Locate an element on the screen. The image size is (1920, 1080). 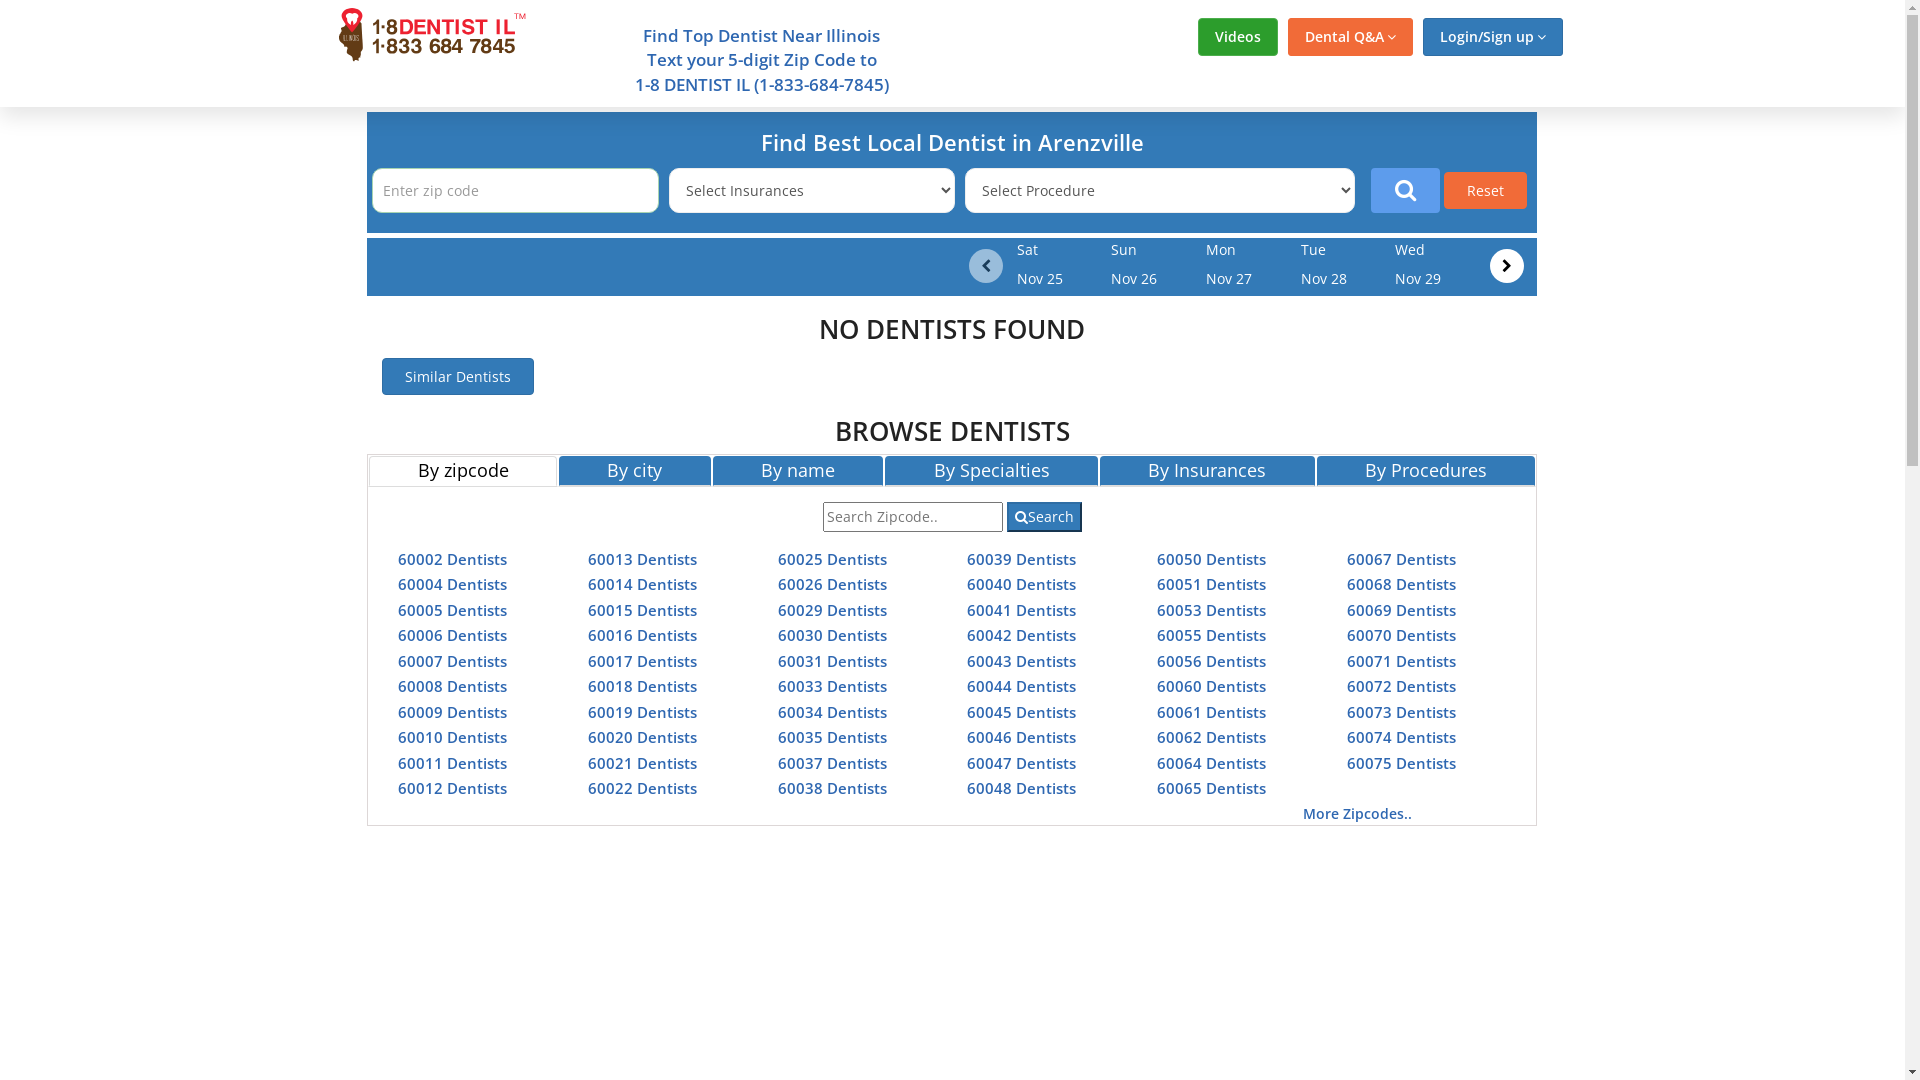
'60070 Dentists' is located at coordinates (1400, 635).